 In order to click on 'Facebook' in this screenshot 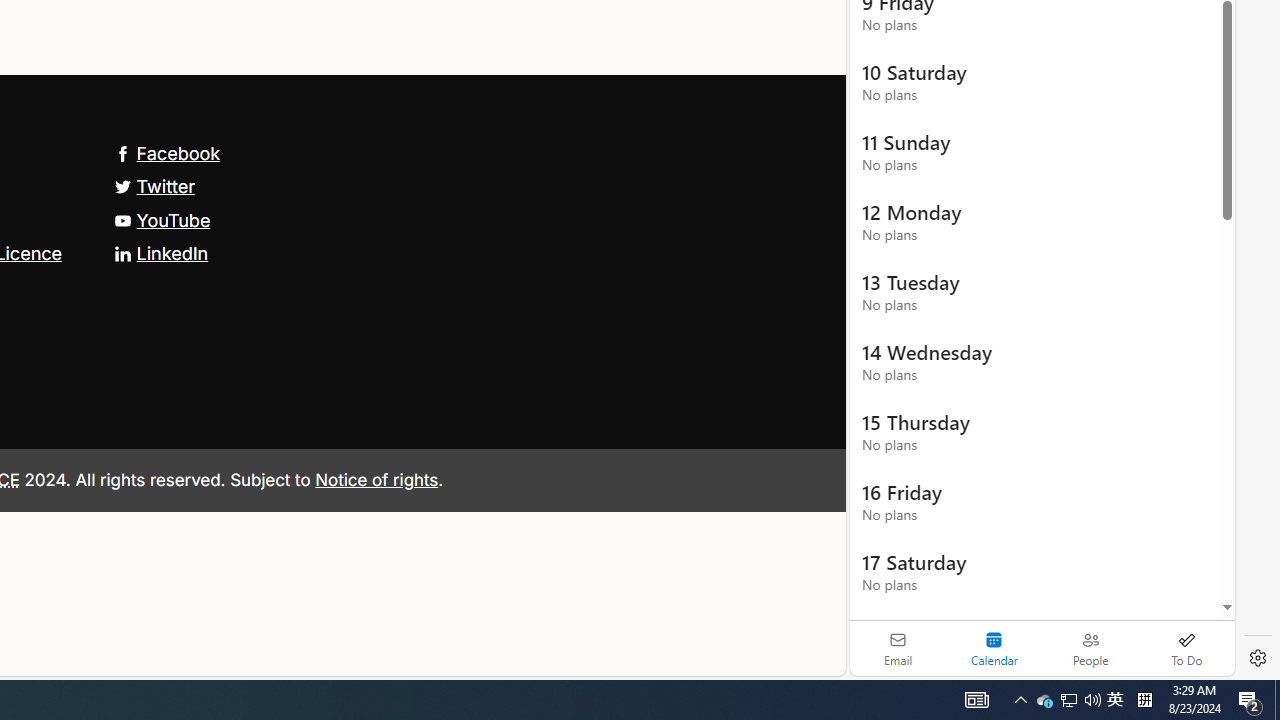, I will do `click(167, 152)`.